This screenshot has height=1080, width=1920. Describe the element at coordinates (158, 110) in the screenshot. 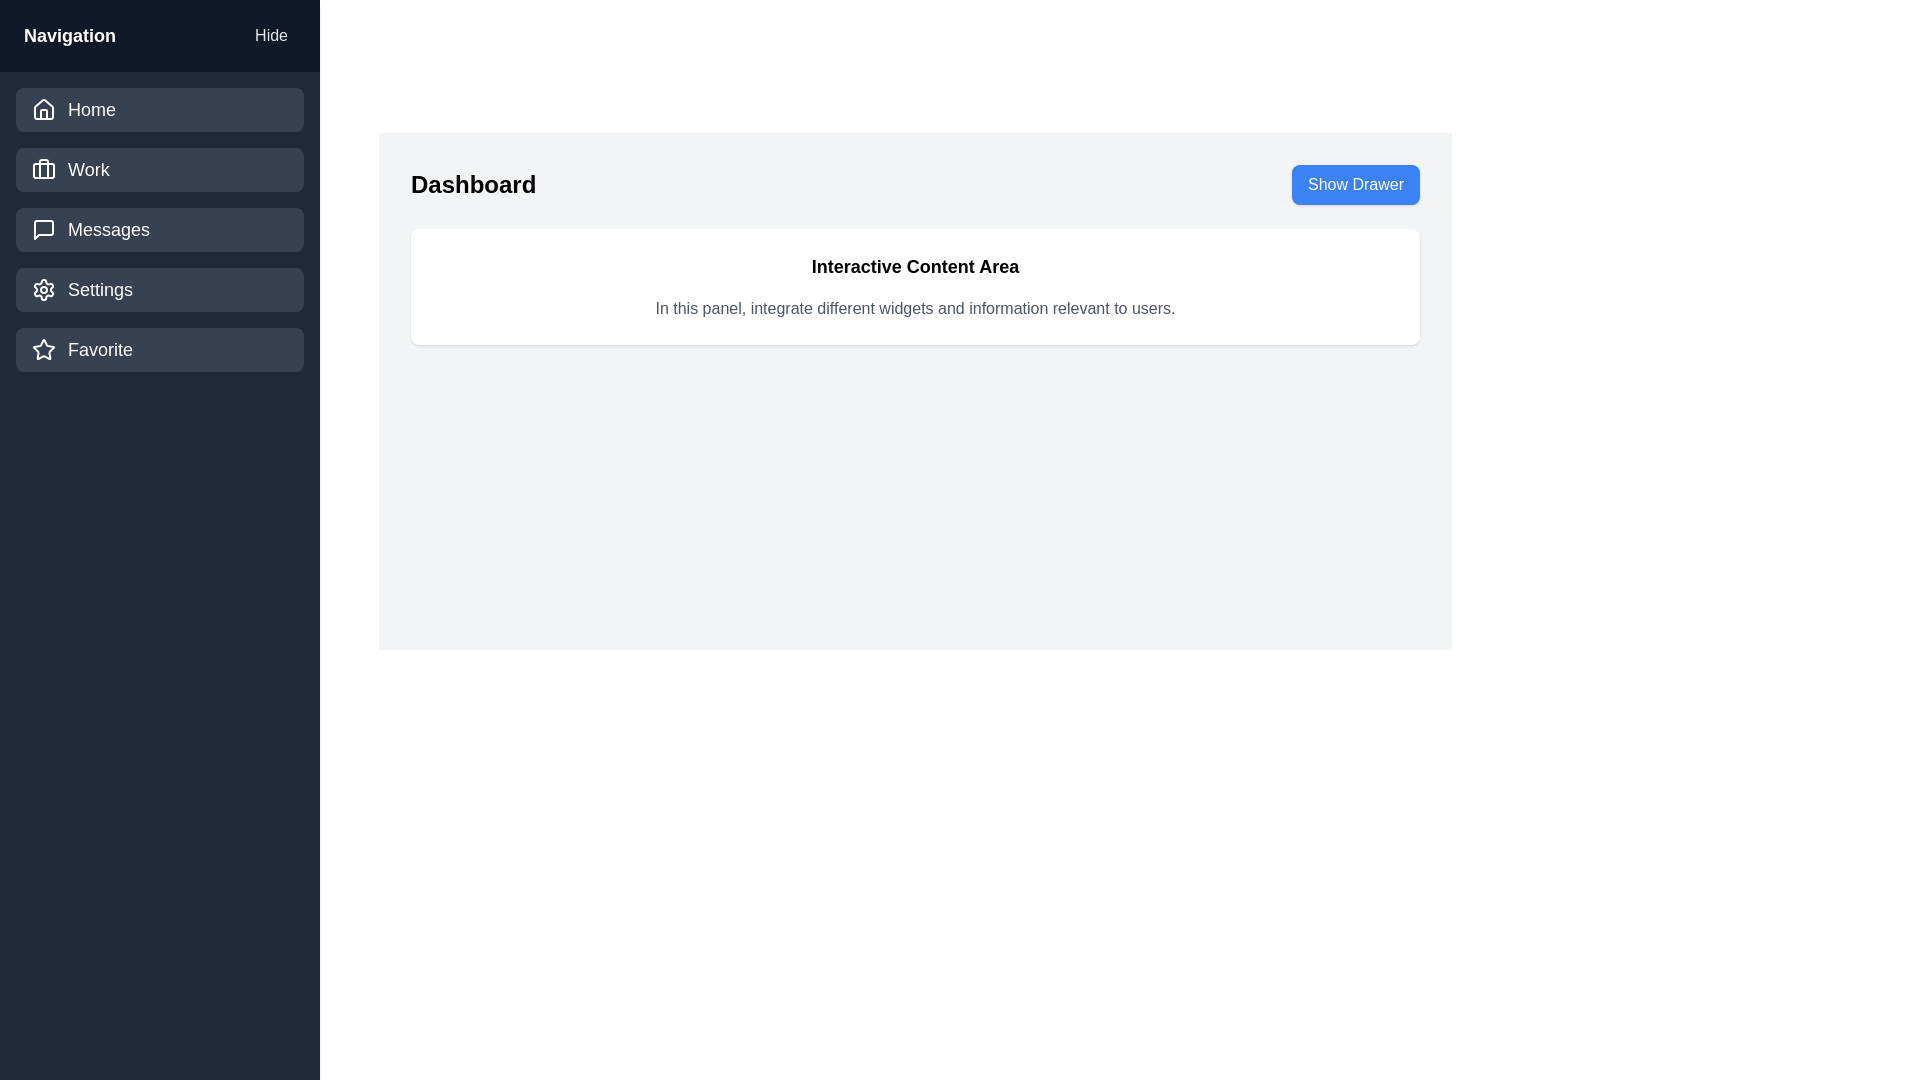

I see `the navigation item labeled Home` at that location.